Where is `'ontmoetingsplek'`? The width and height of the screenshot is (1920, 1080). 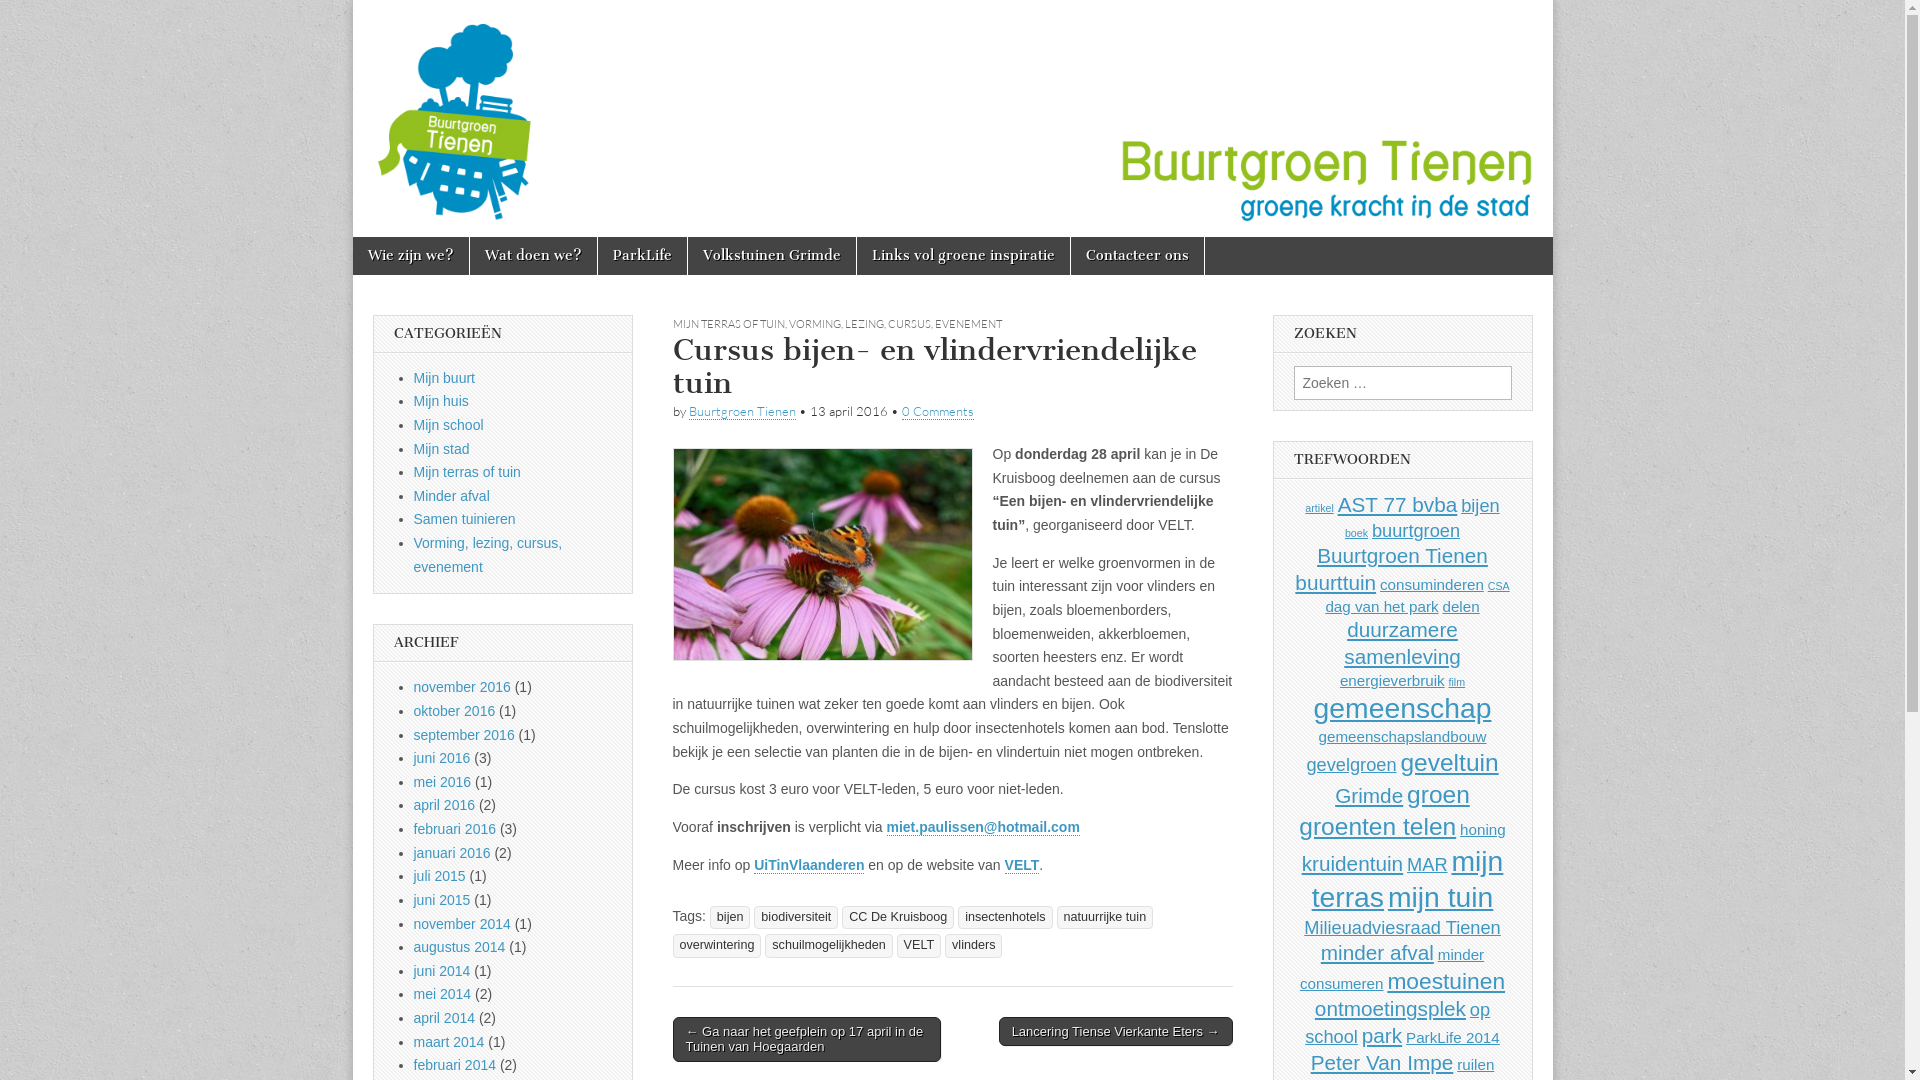 'ontmoetingsplek' is located at coordinates (1315, 1008).